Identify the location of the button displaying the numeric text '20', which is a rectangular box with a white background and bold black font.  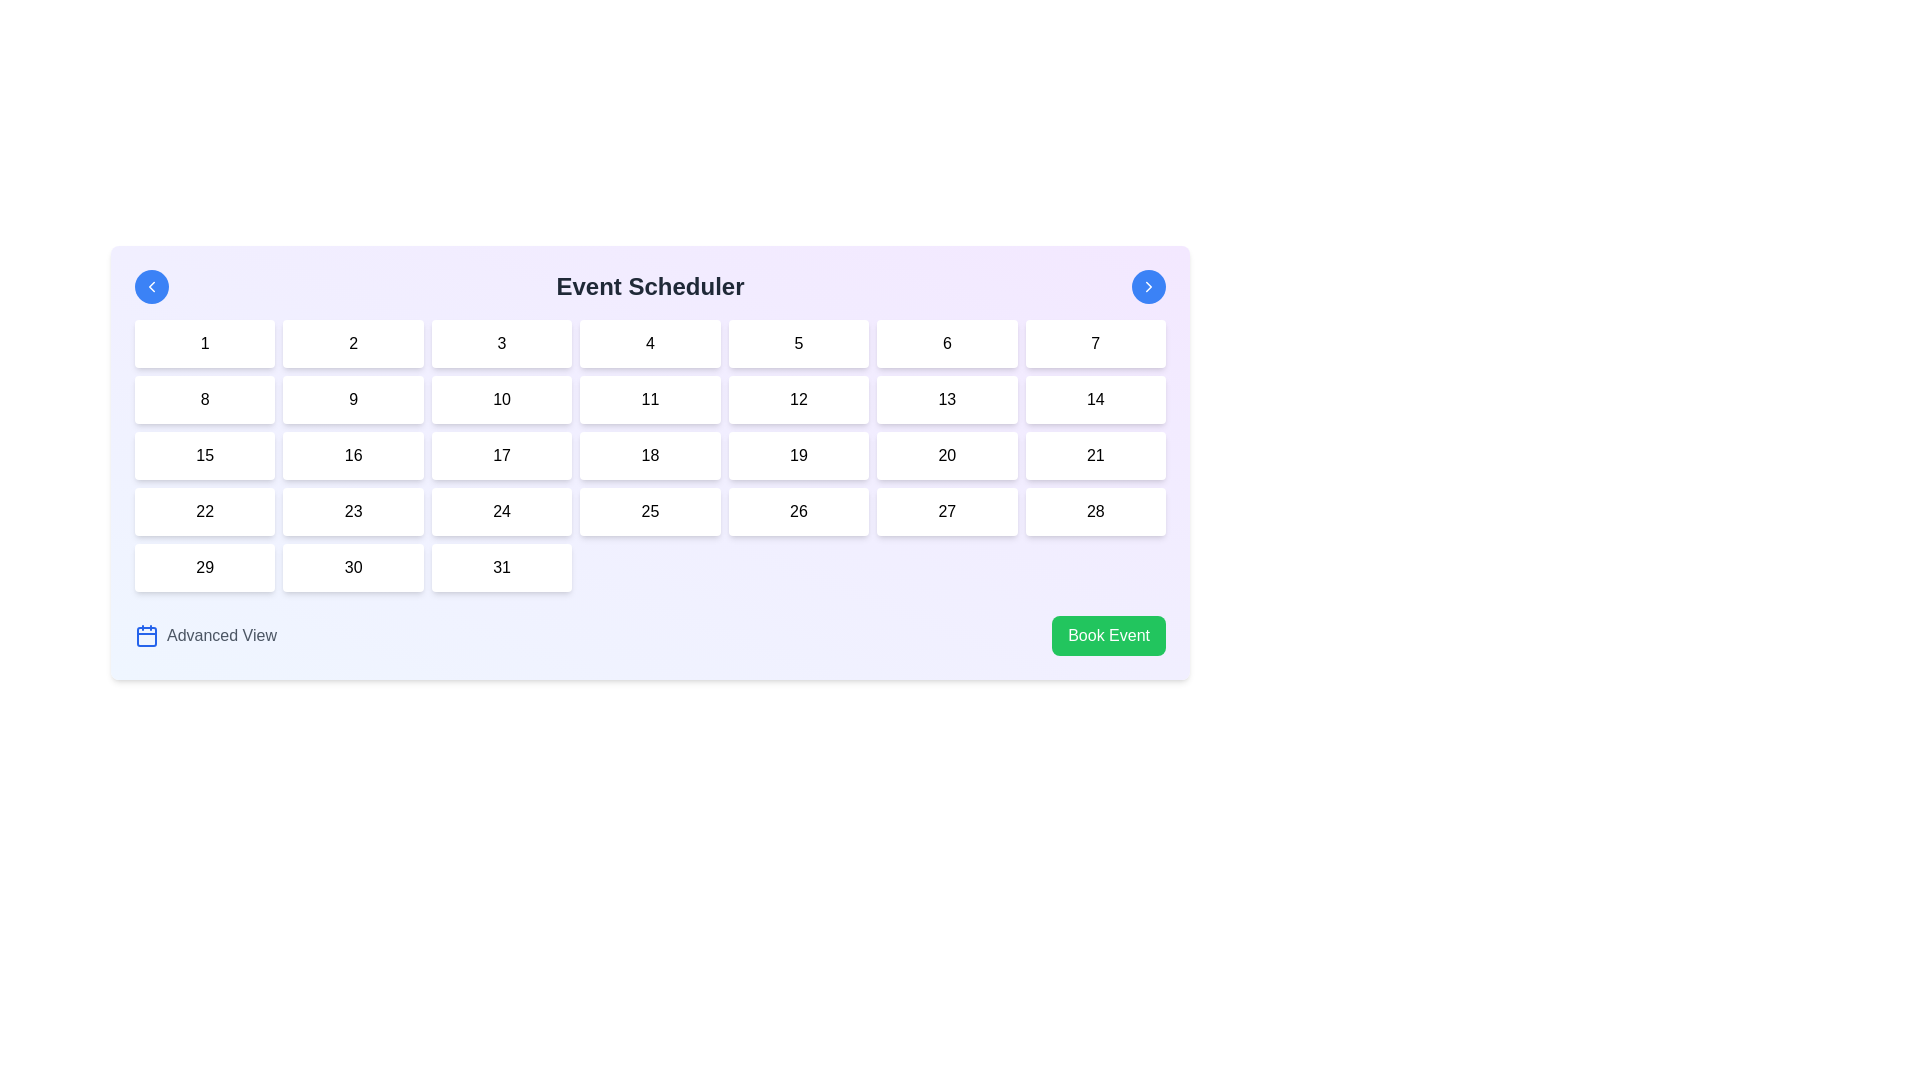
(946, 455).